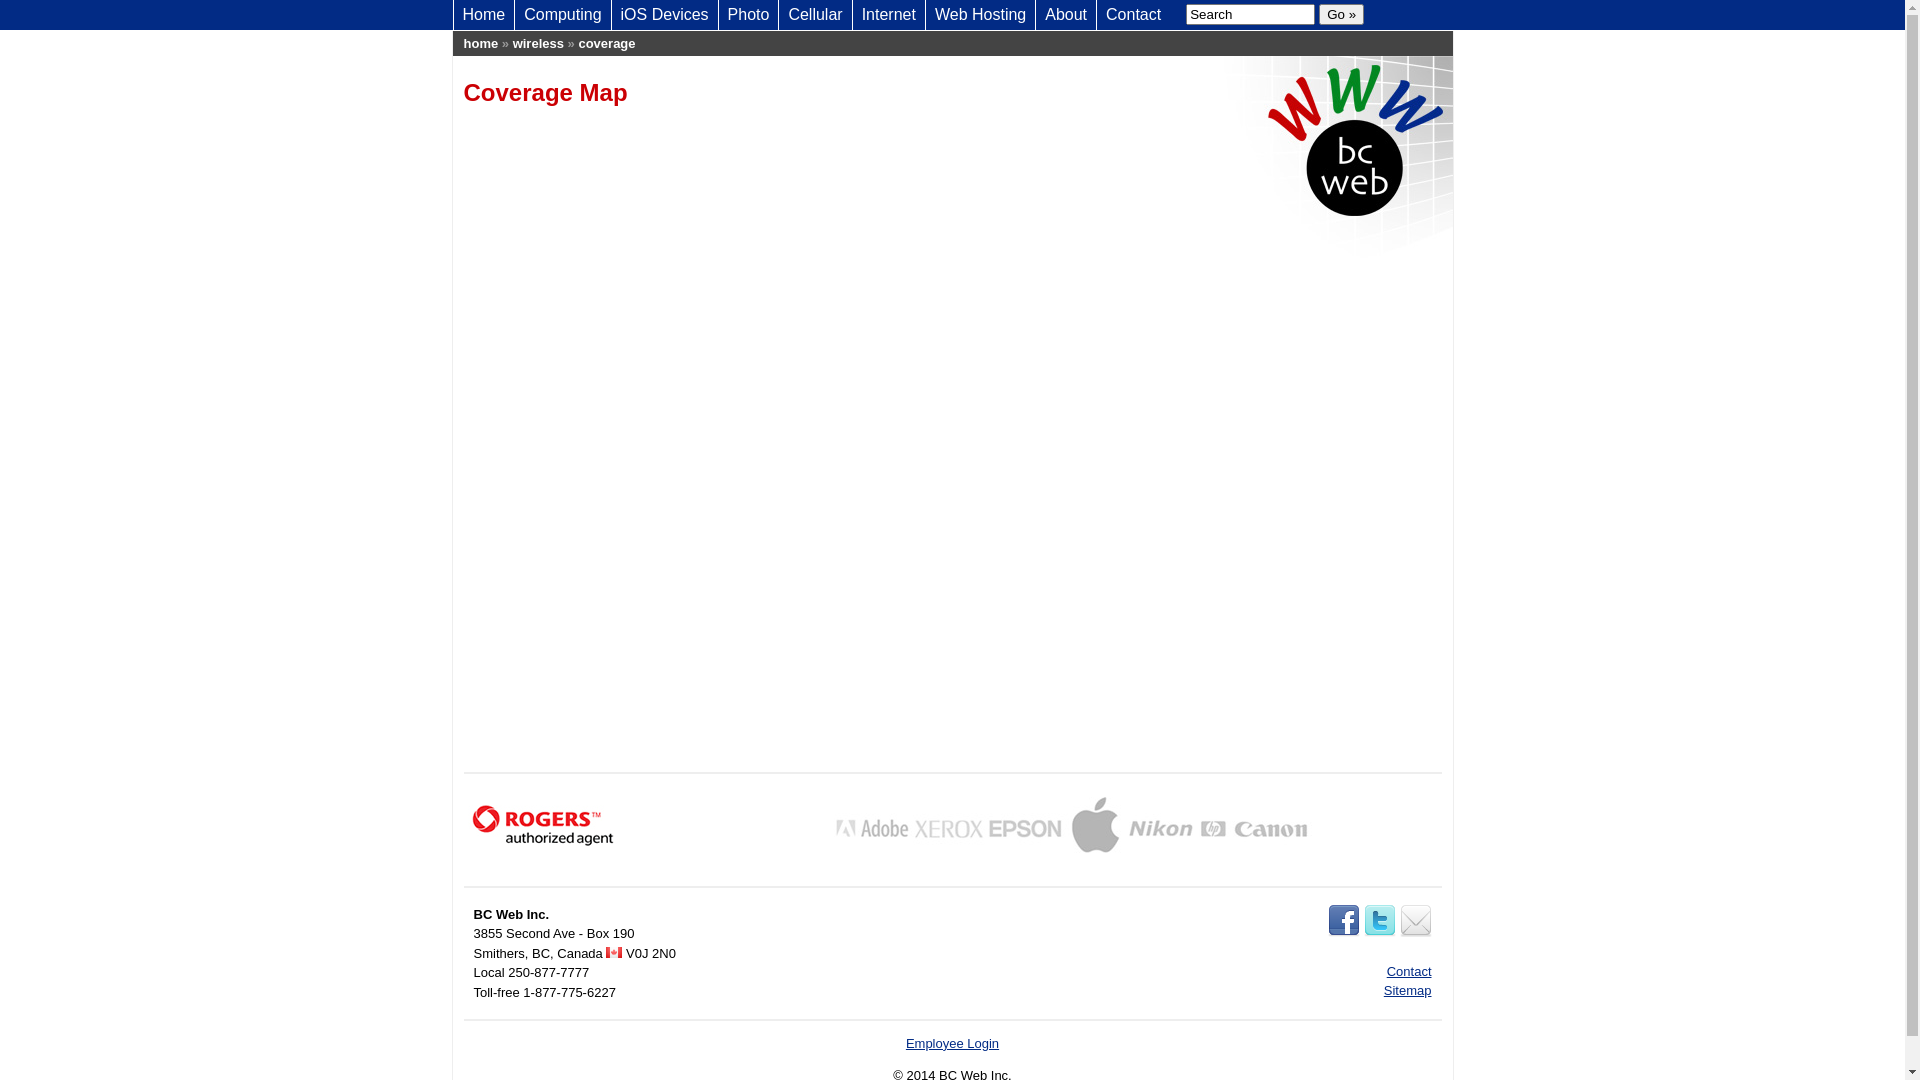 Image resolution: width=1920 pixels, height=1080 pixels. Describe the element at coordinates (1064, 15) in the screenshot. I see `'About'` at that location.